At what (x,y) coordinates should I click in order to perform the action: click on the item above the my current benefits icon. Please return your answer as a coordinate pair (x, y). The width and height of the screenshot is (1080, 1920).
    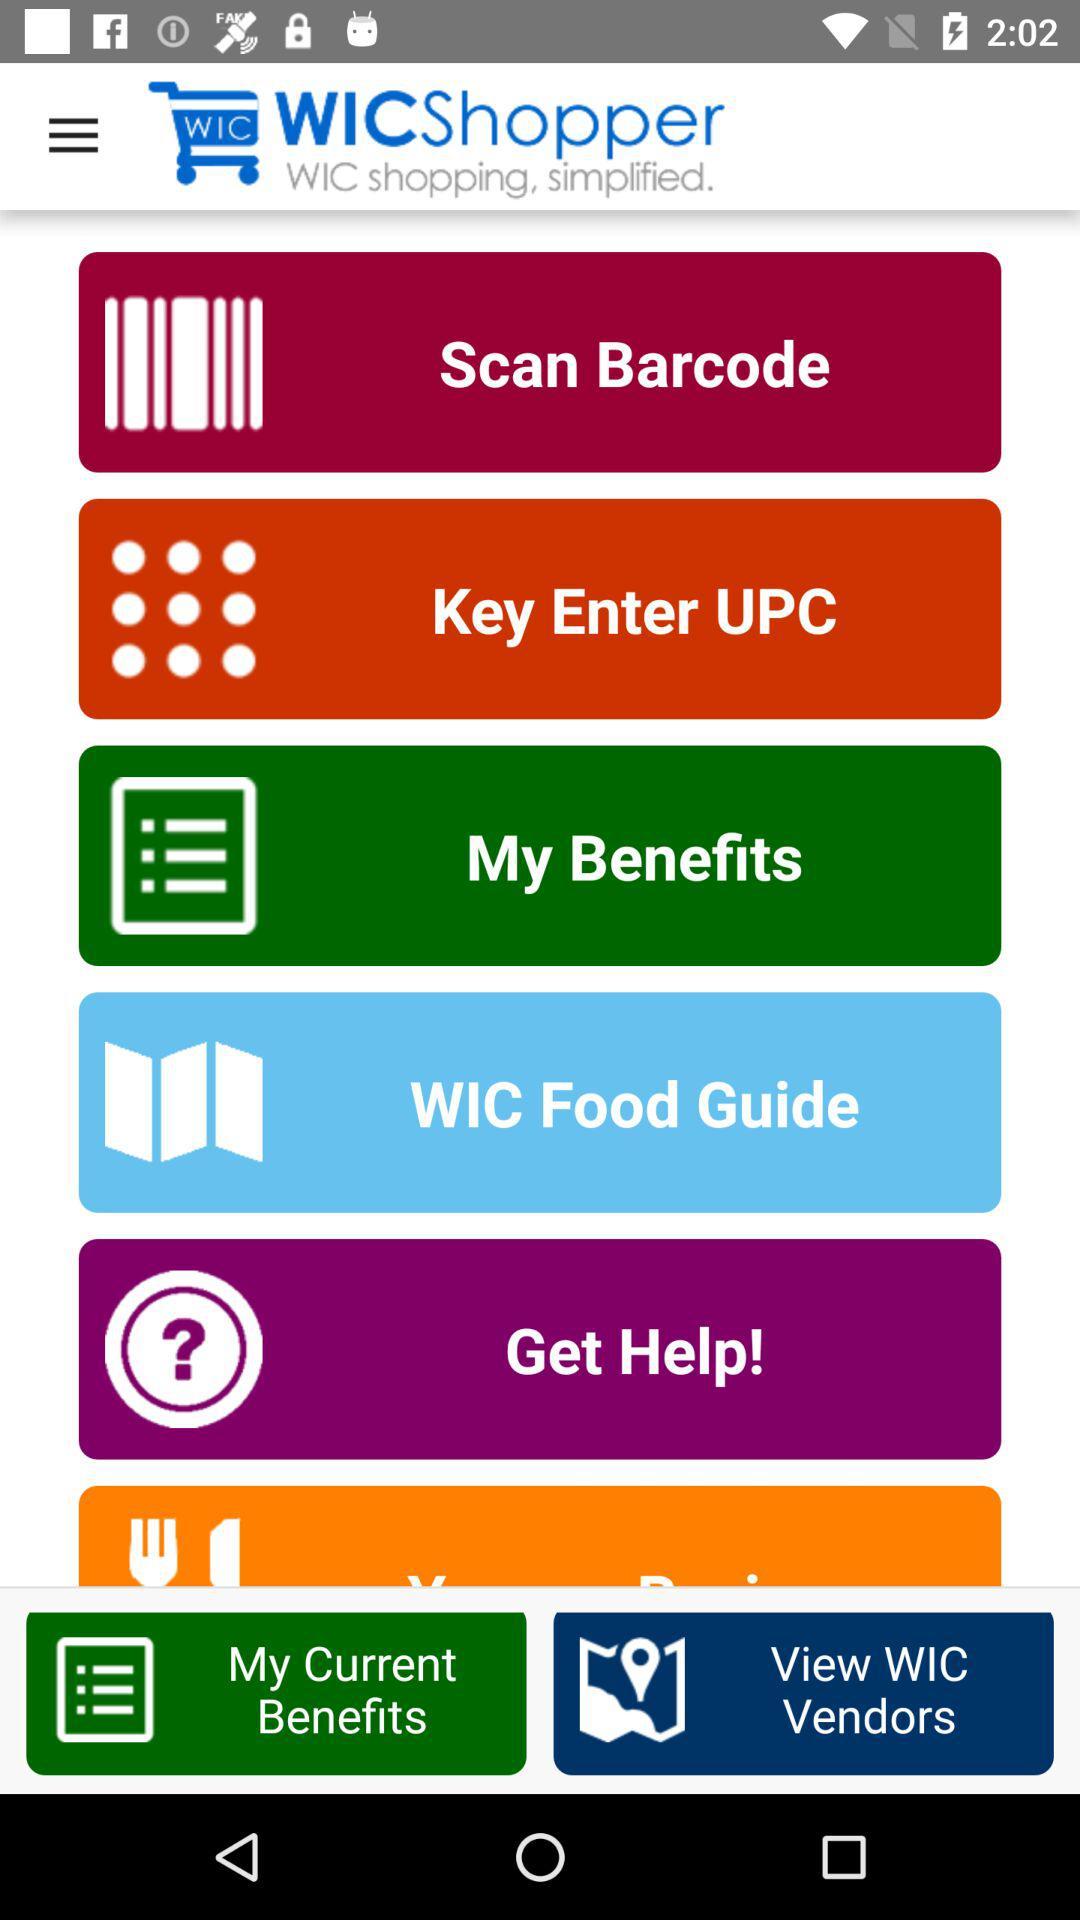
    Looking at the image, I should click on (620, 1569).